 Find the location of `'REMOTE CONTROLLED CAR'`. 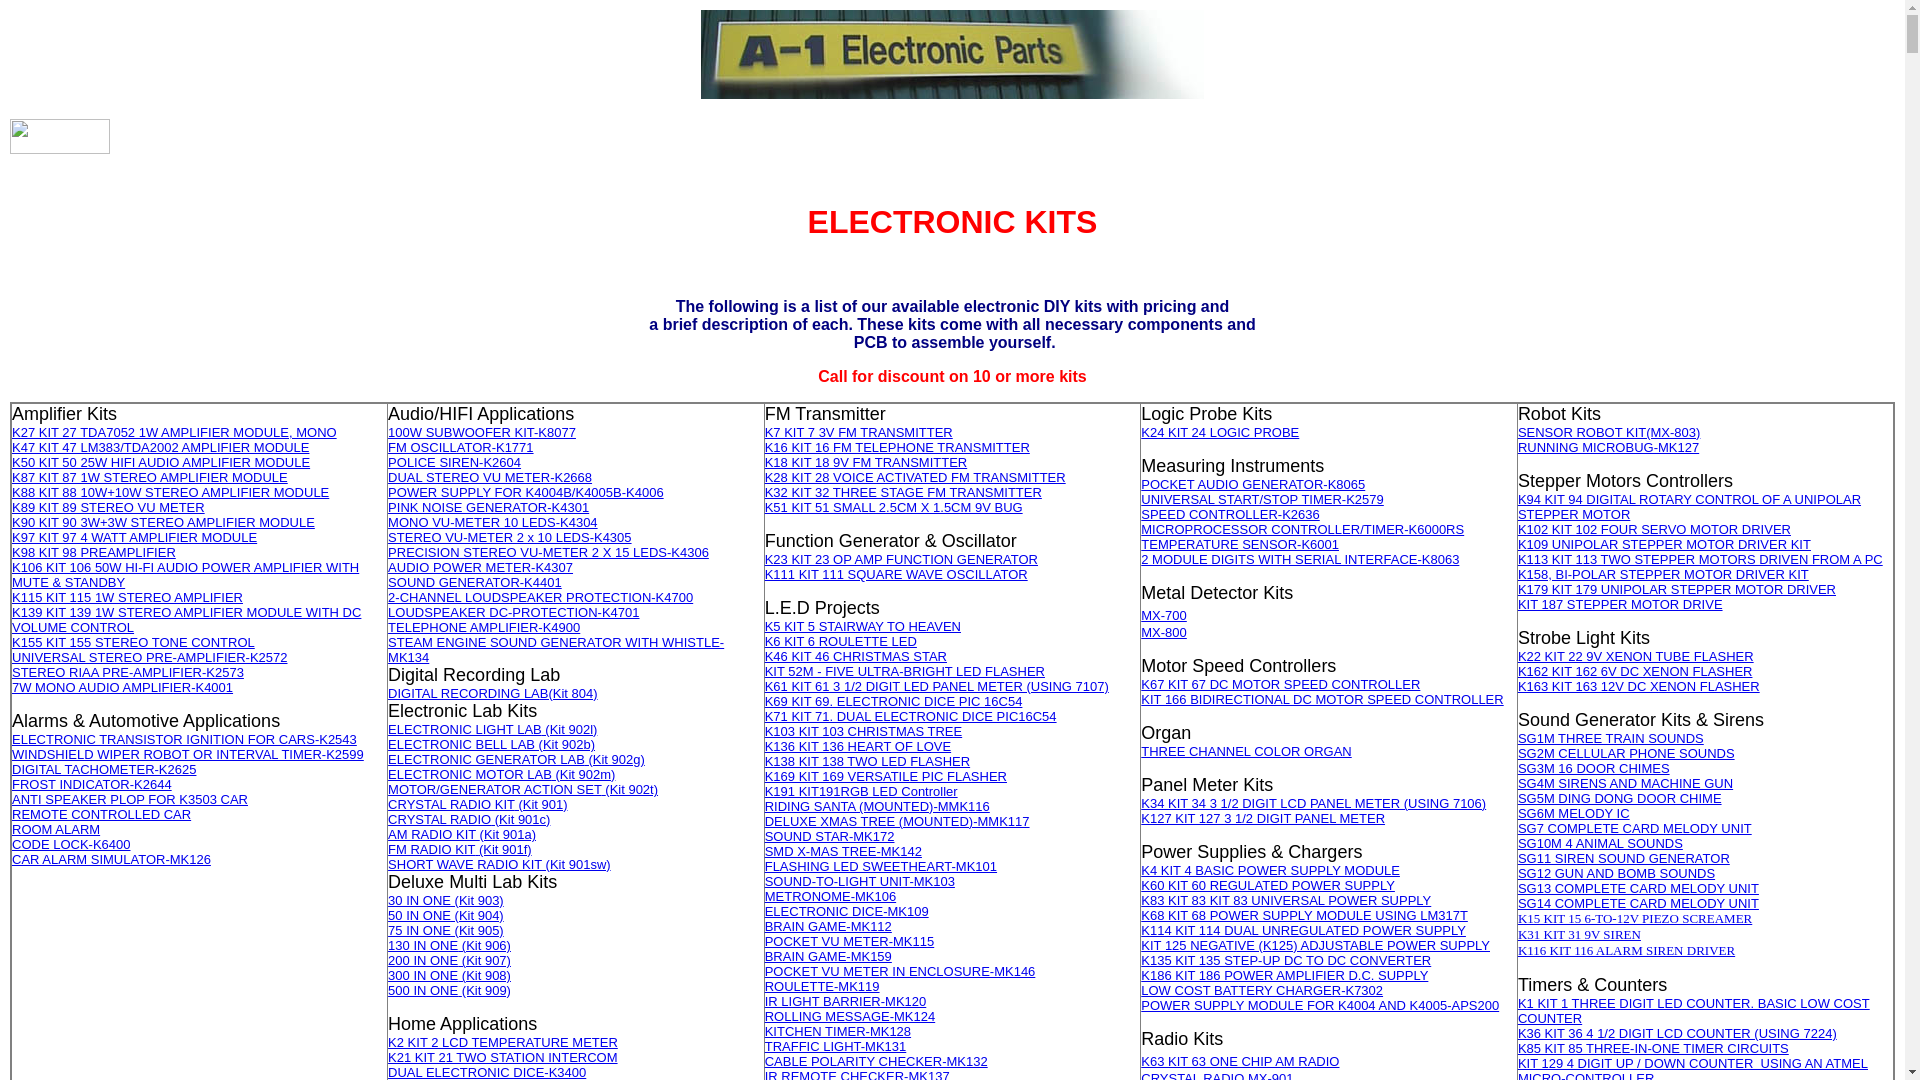

'REMOTE CONTROLLED CAR' is located at coordinates (100, 814).